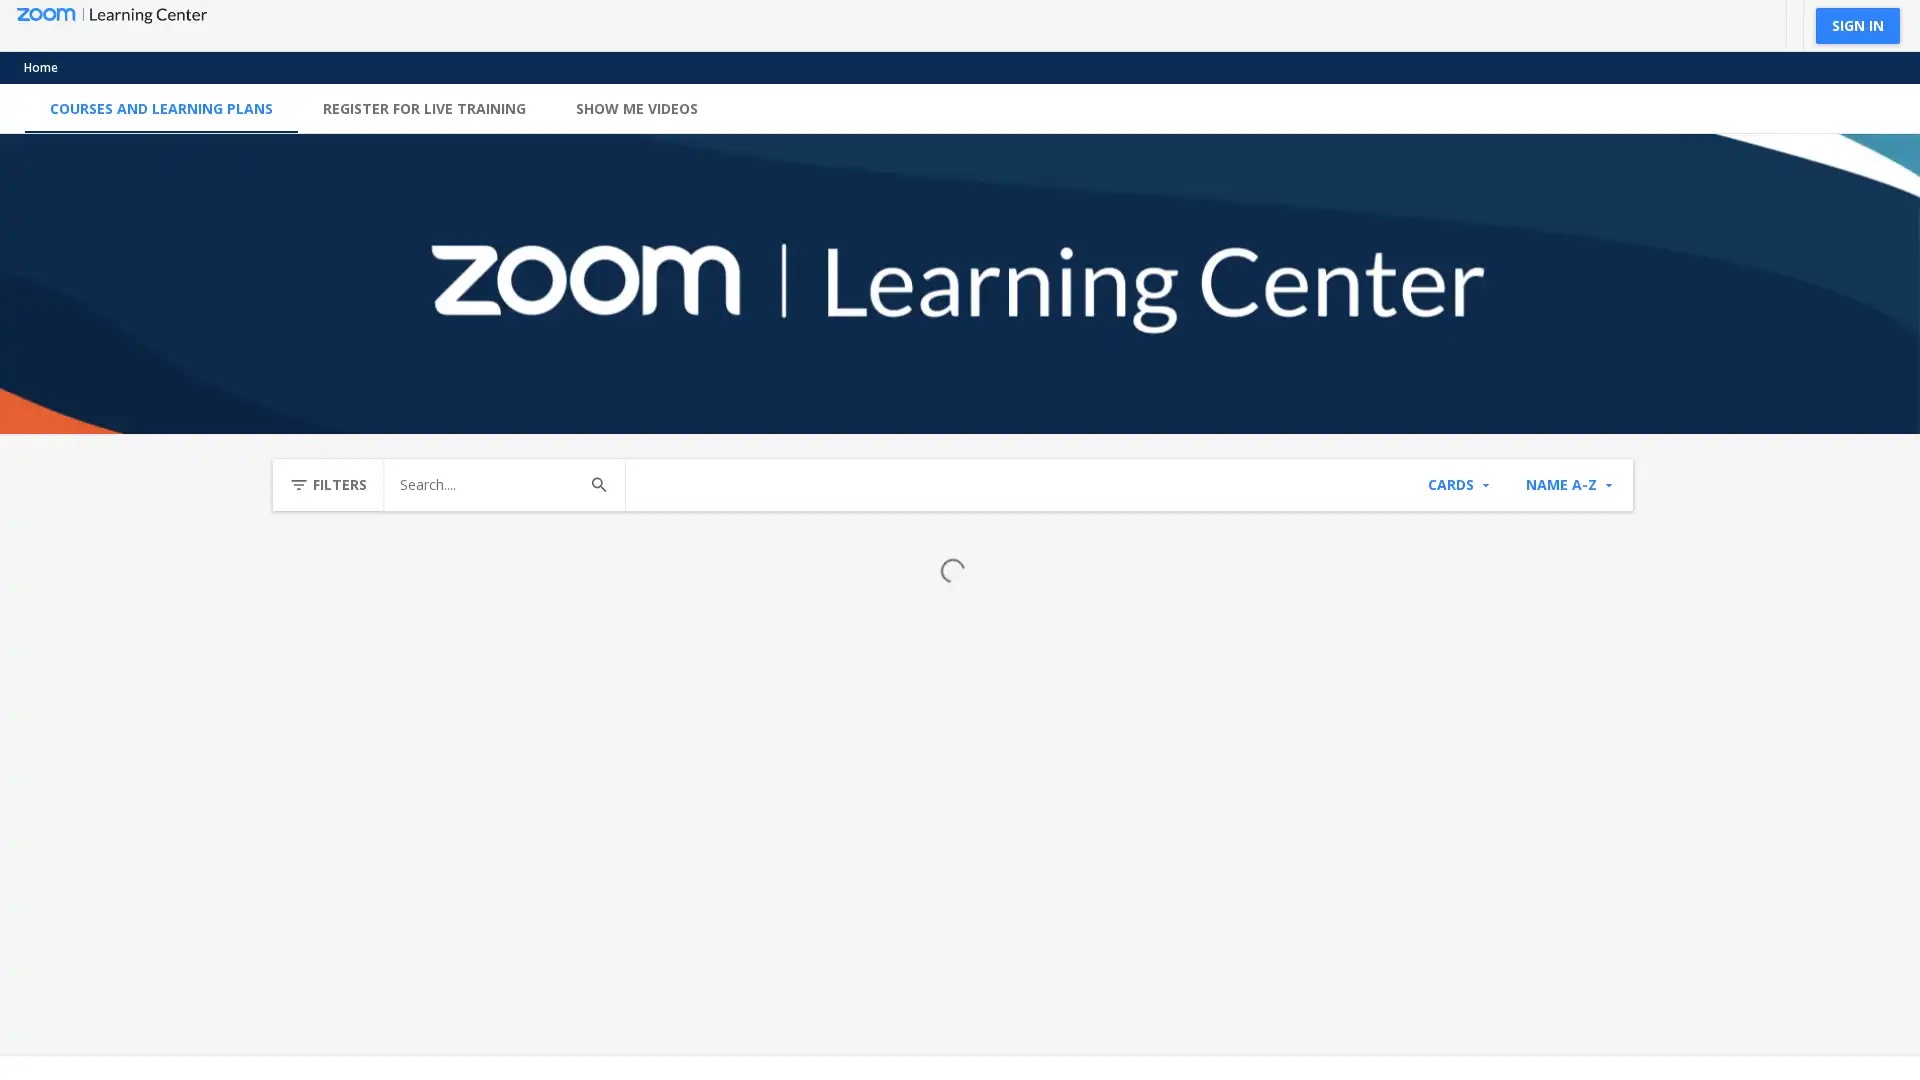 The width and height of the screenshot is (1920, 1080). What do you see at coordinates (1856, 24) in the screenshot?
I see `SIGN IN` at bounding box center [1856, 24].